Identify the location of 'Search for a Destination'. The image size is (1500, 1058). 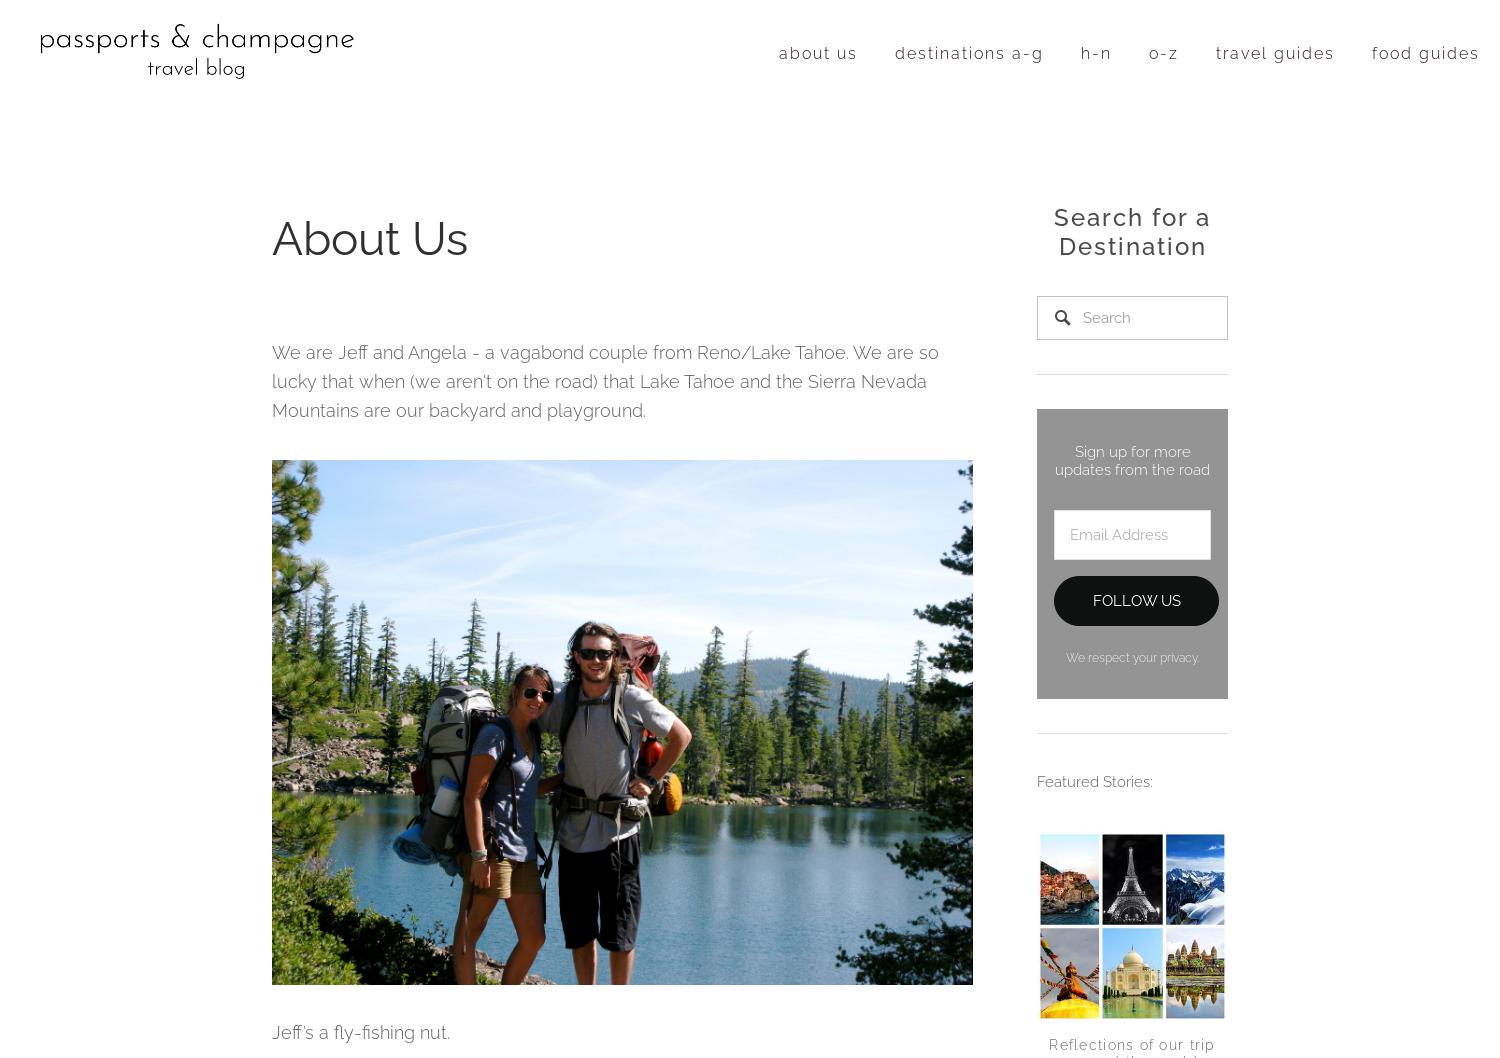
(1132, 232).